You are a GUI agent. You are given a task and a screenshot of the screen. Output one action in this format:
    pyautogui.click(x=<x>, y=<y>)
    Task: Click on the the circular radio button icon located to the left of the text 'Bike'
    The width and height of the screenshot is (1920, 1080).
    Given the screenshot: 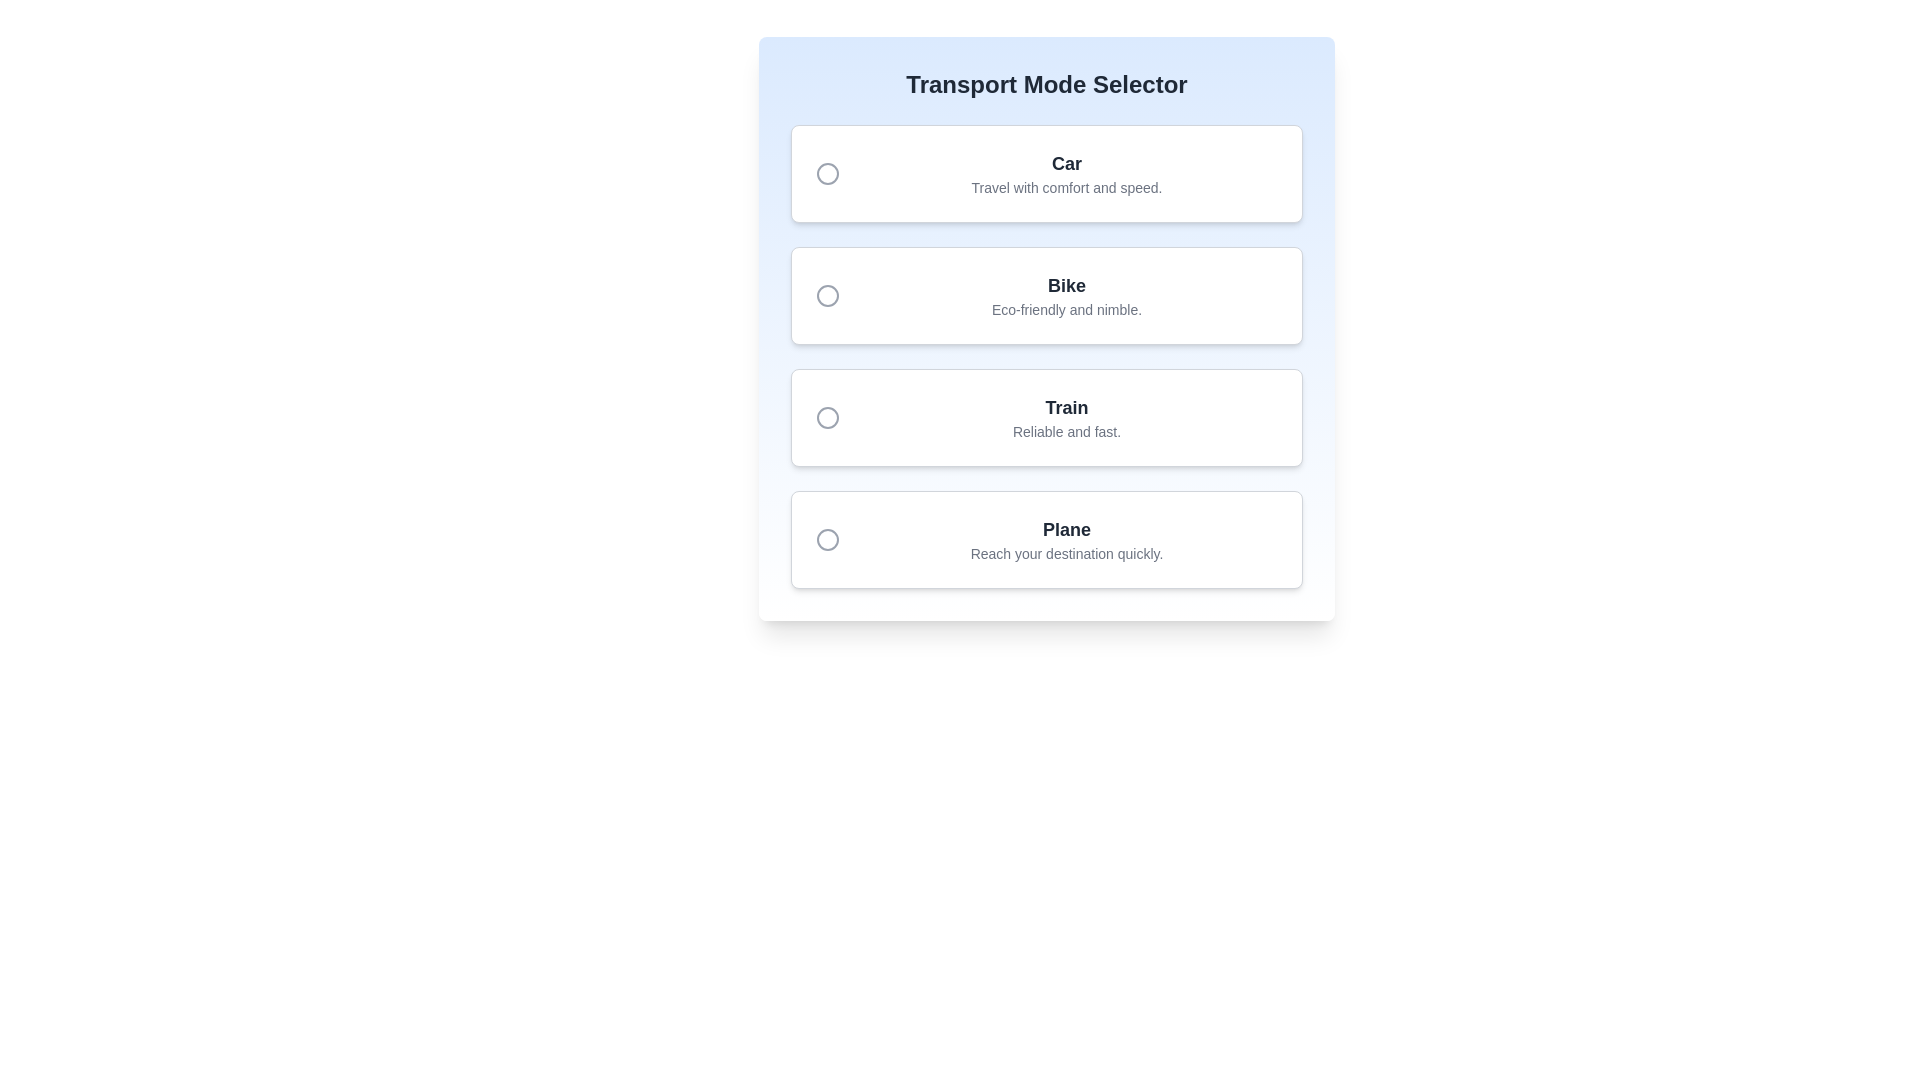 What is the action you would take?
    pyautogui.click(x=828, y=296)
    